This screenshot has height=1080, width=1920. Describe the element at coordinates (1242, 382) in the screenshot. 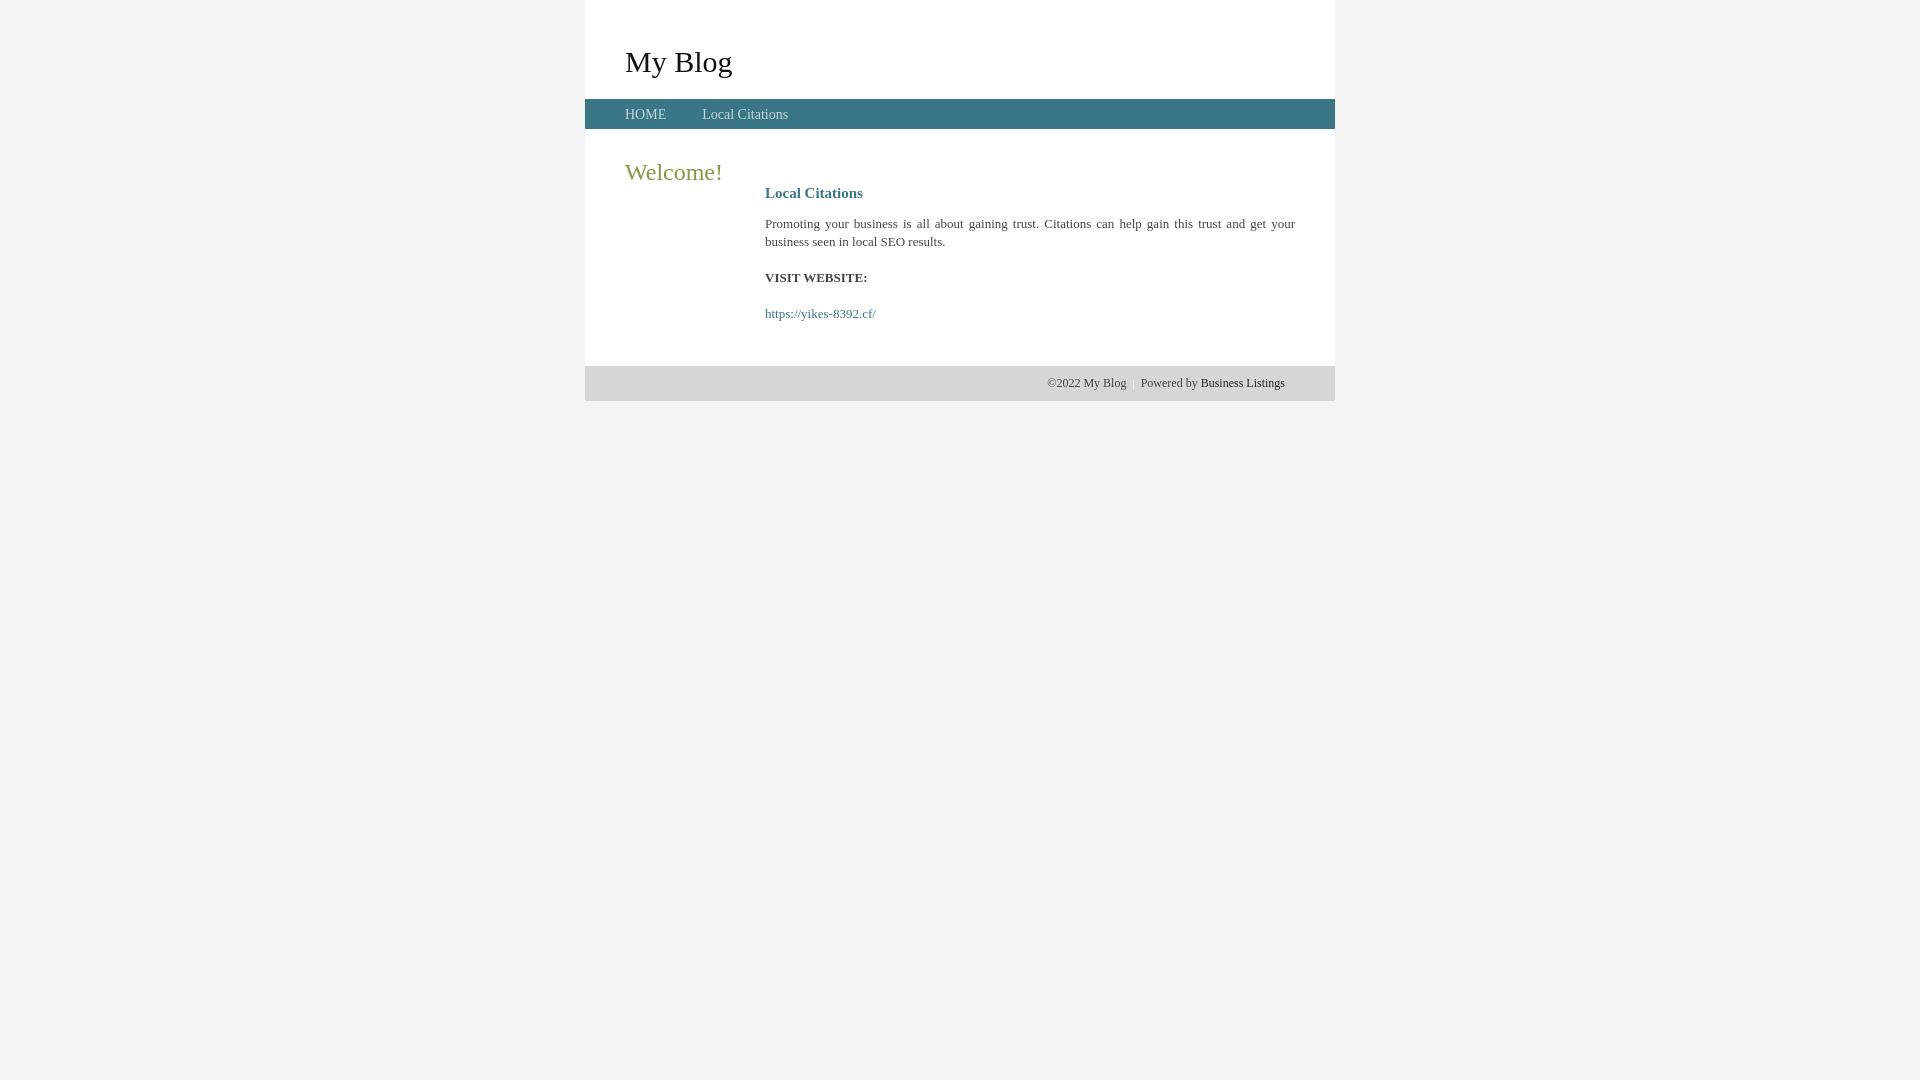

I see `'Business Listings'` at that location.